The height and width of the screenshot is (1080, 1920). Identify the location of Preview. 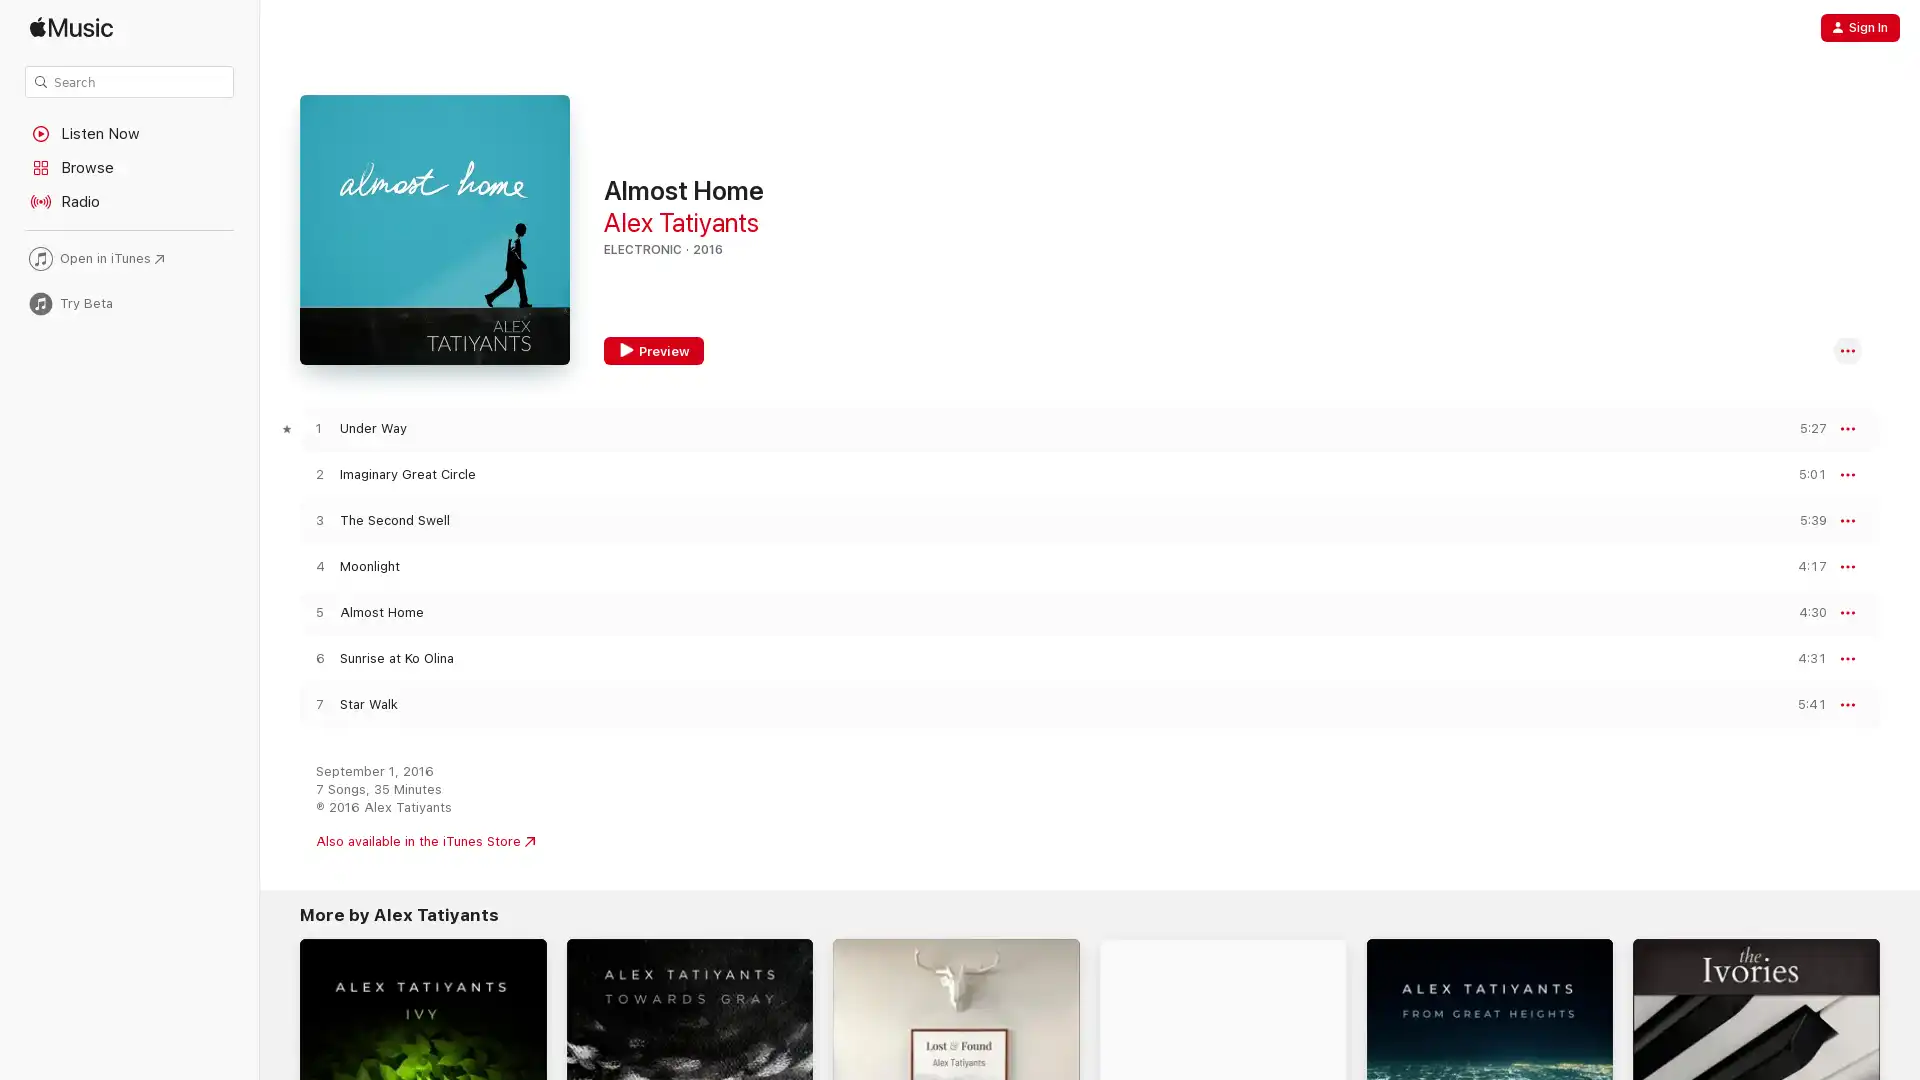
(1804, 703).